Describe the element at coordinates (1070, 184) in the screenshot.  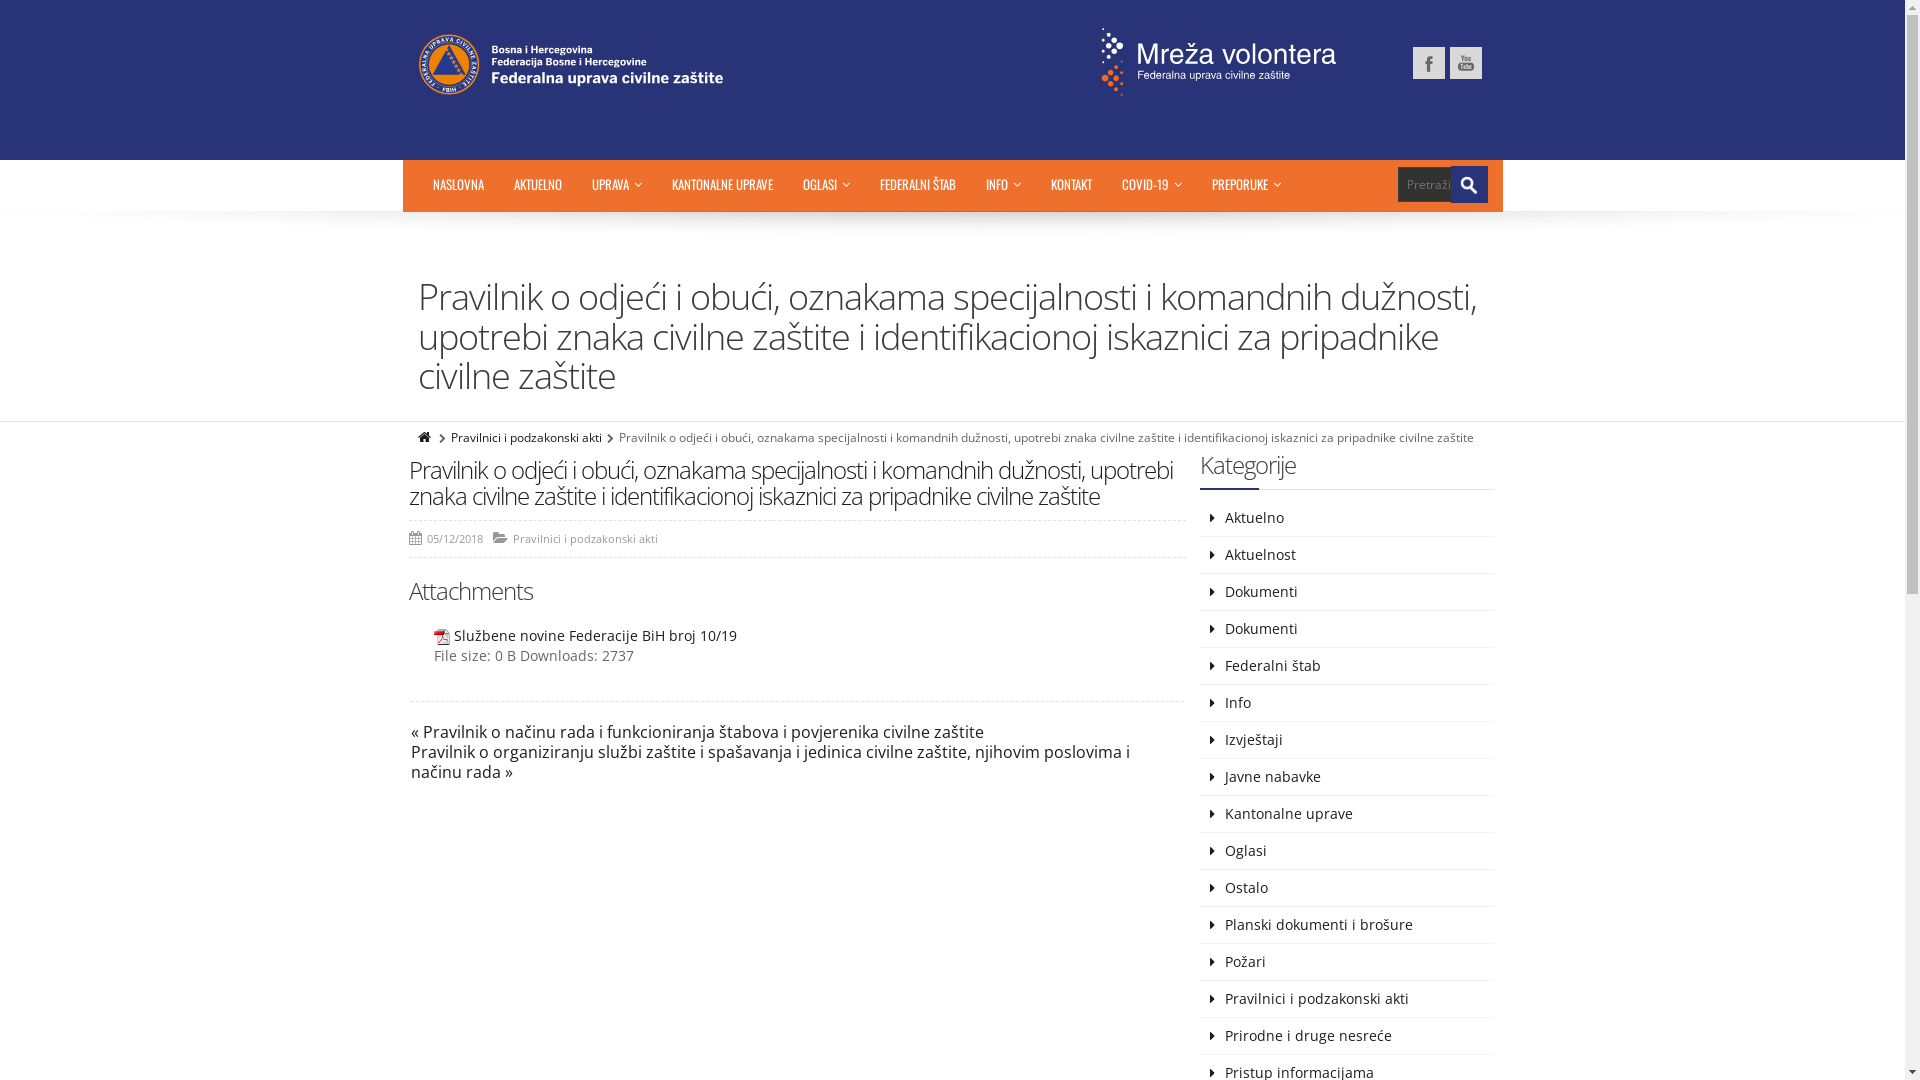
I see `'KONTAKT'` at that location.